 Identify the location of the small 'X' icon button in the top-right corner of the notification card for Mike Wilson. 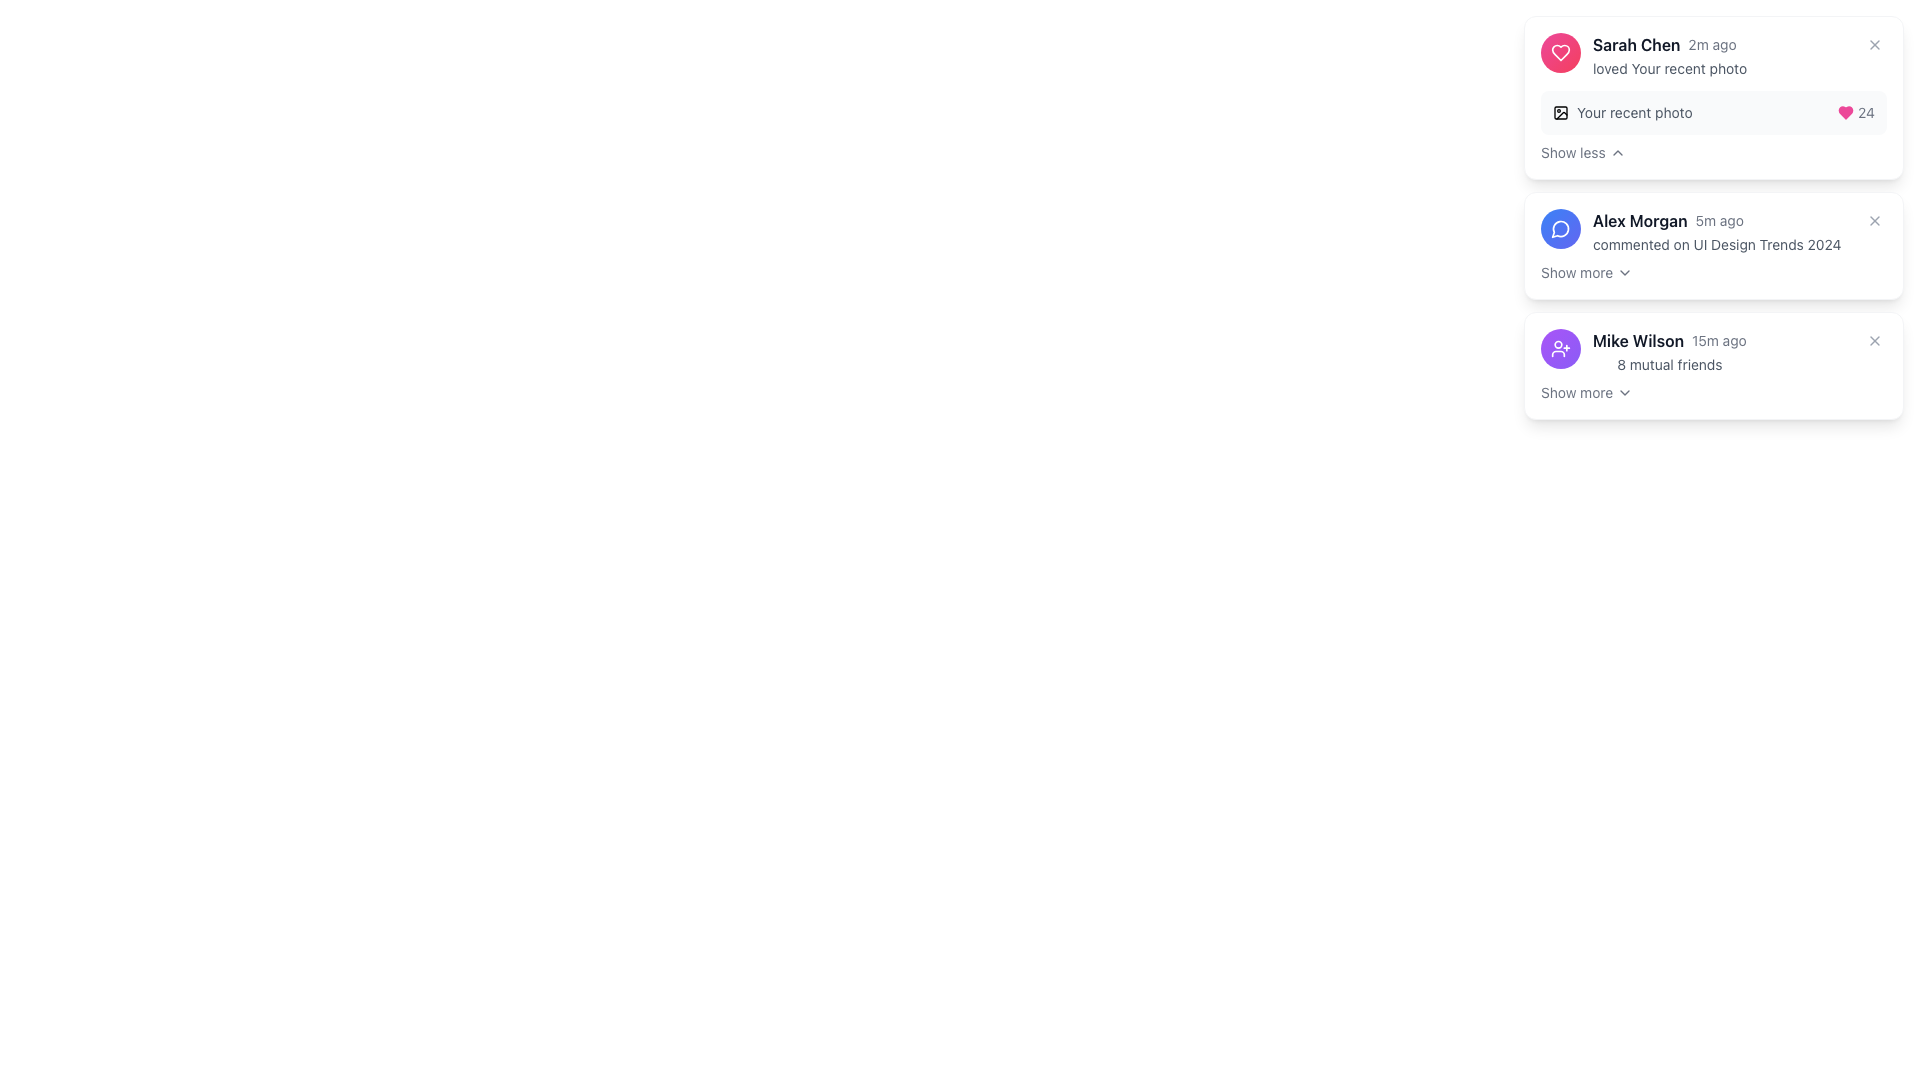
(1874, 339).